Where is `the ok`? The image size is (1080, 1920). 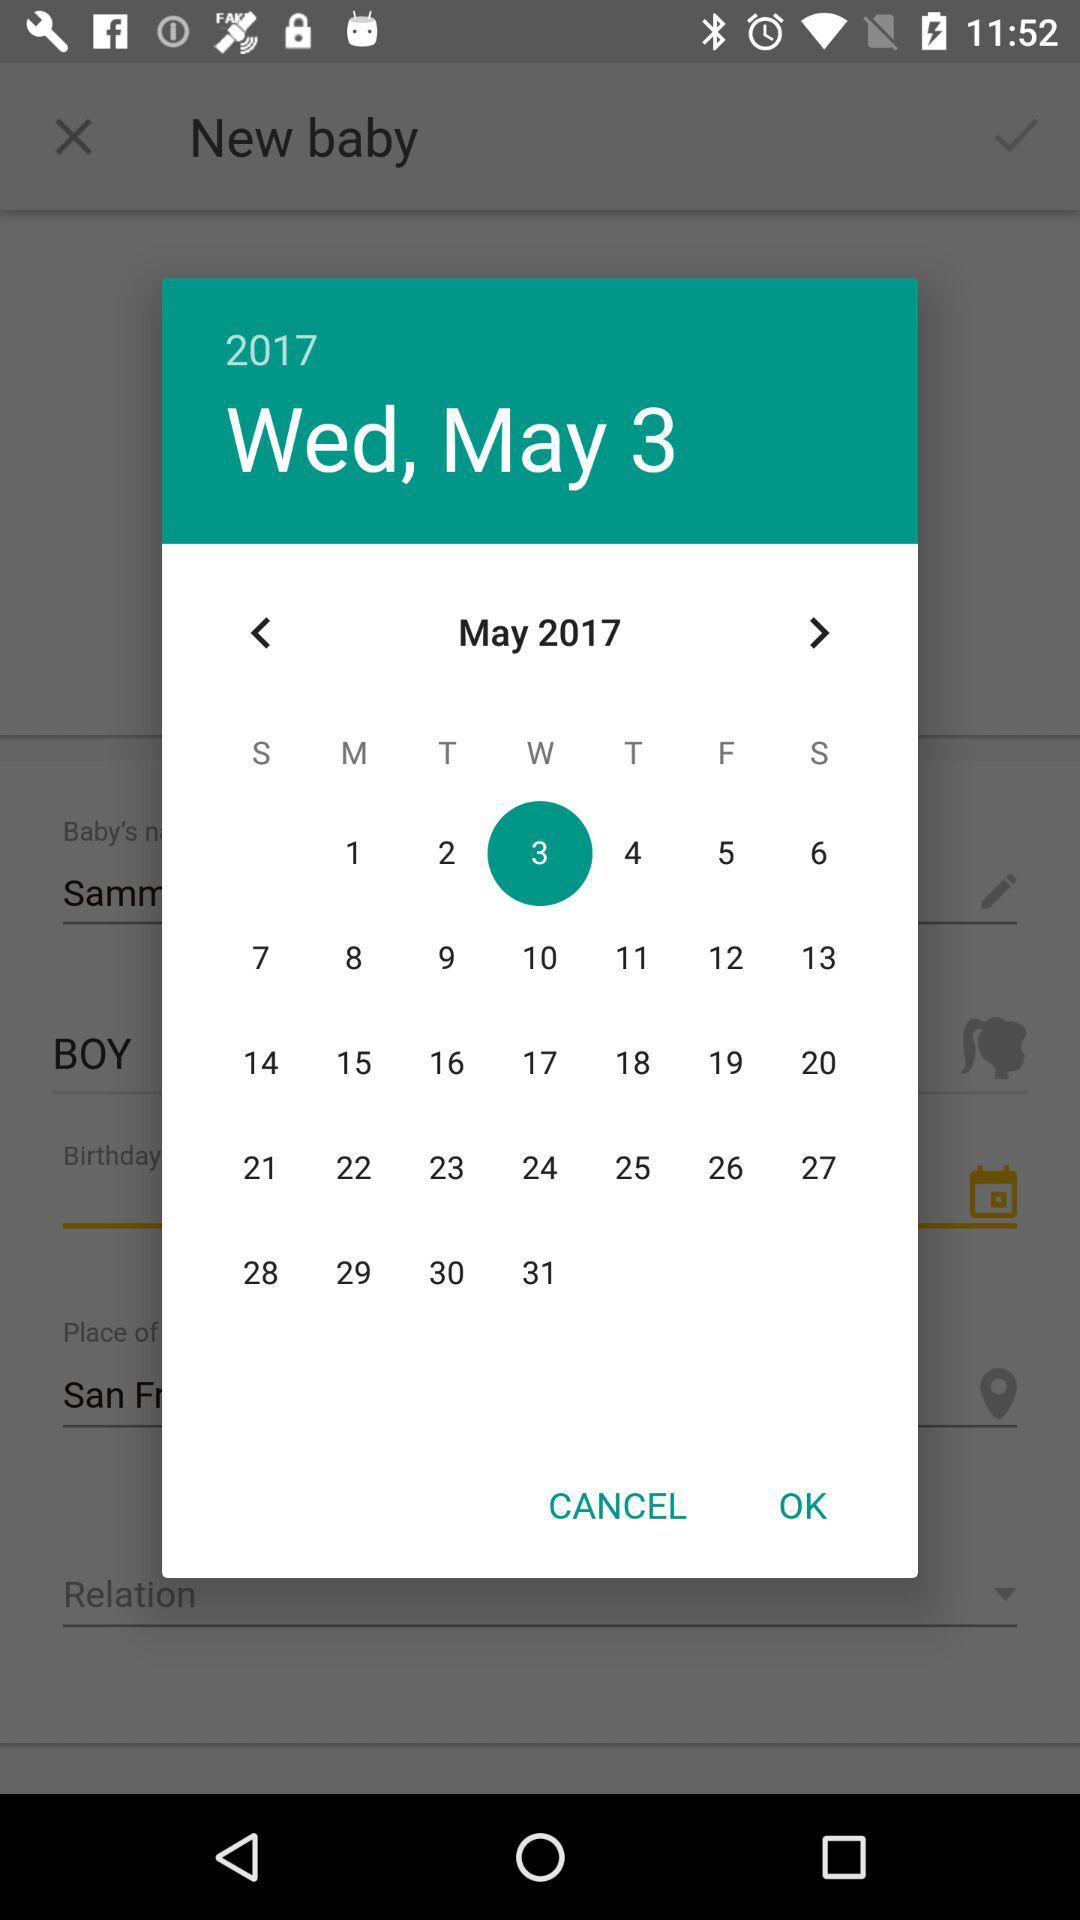 the ok is located at coordinates (801, 1504).